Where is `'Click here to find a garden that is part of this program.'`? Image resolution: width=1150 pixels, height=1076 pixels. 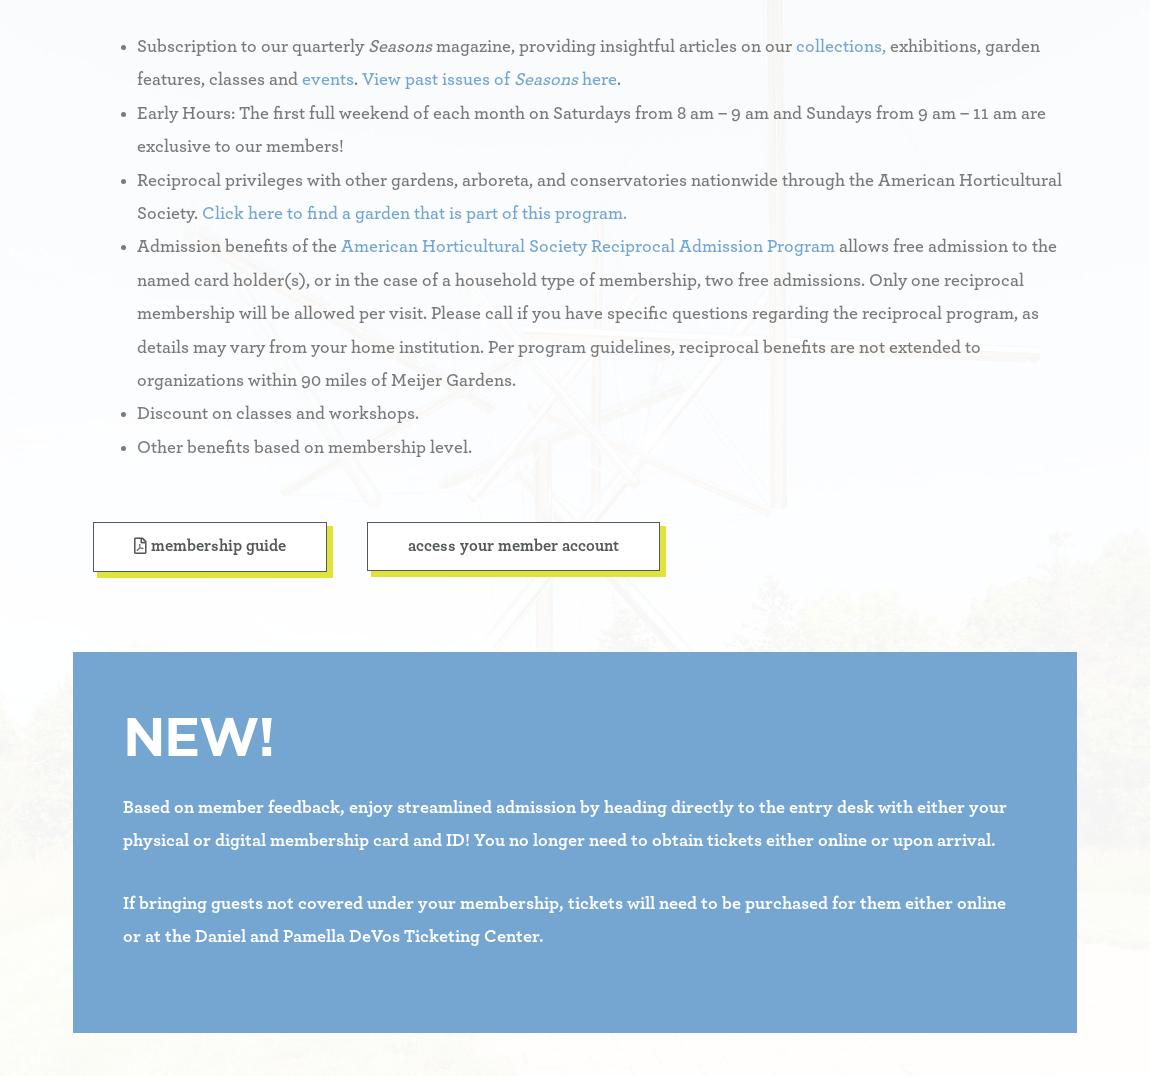
'Click here to find a garden that is part of this program.' is located at coordinates (414, 212).